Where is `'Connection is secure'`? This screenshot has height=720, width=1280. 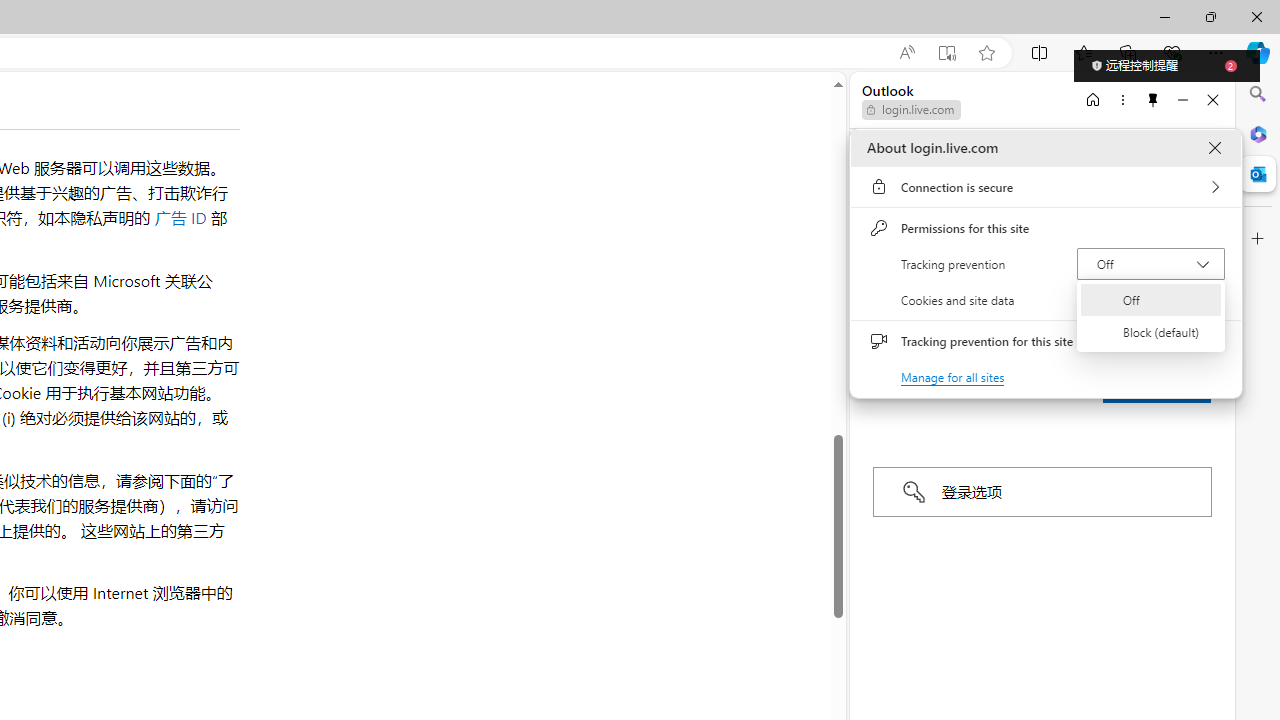
'Connection is secure' is located at coordinates (1045, 187).